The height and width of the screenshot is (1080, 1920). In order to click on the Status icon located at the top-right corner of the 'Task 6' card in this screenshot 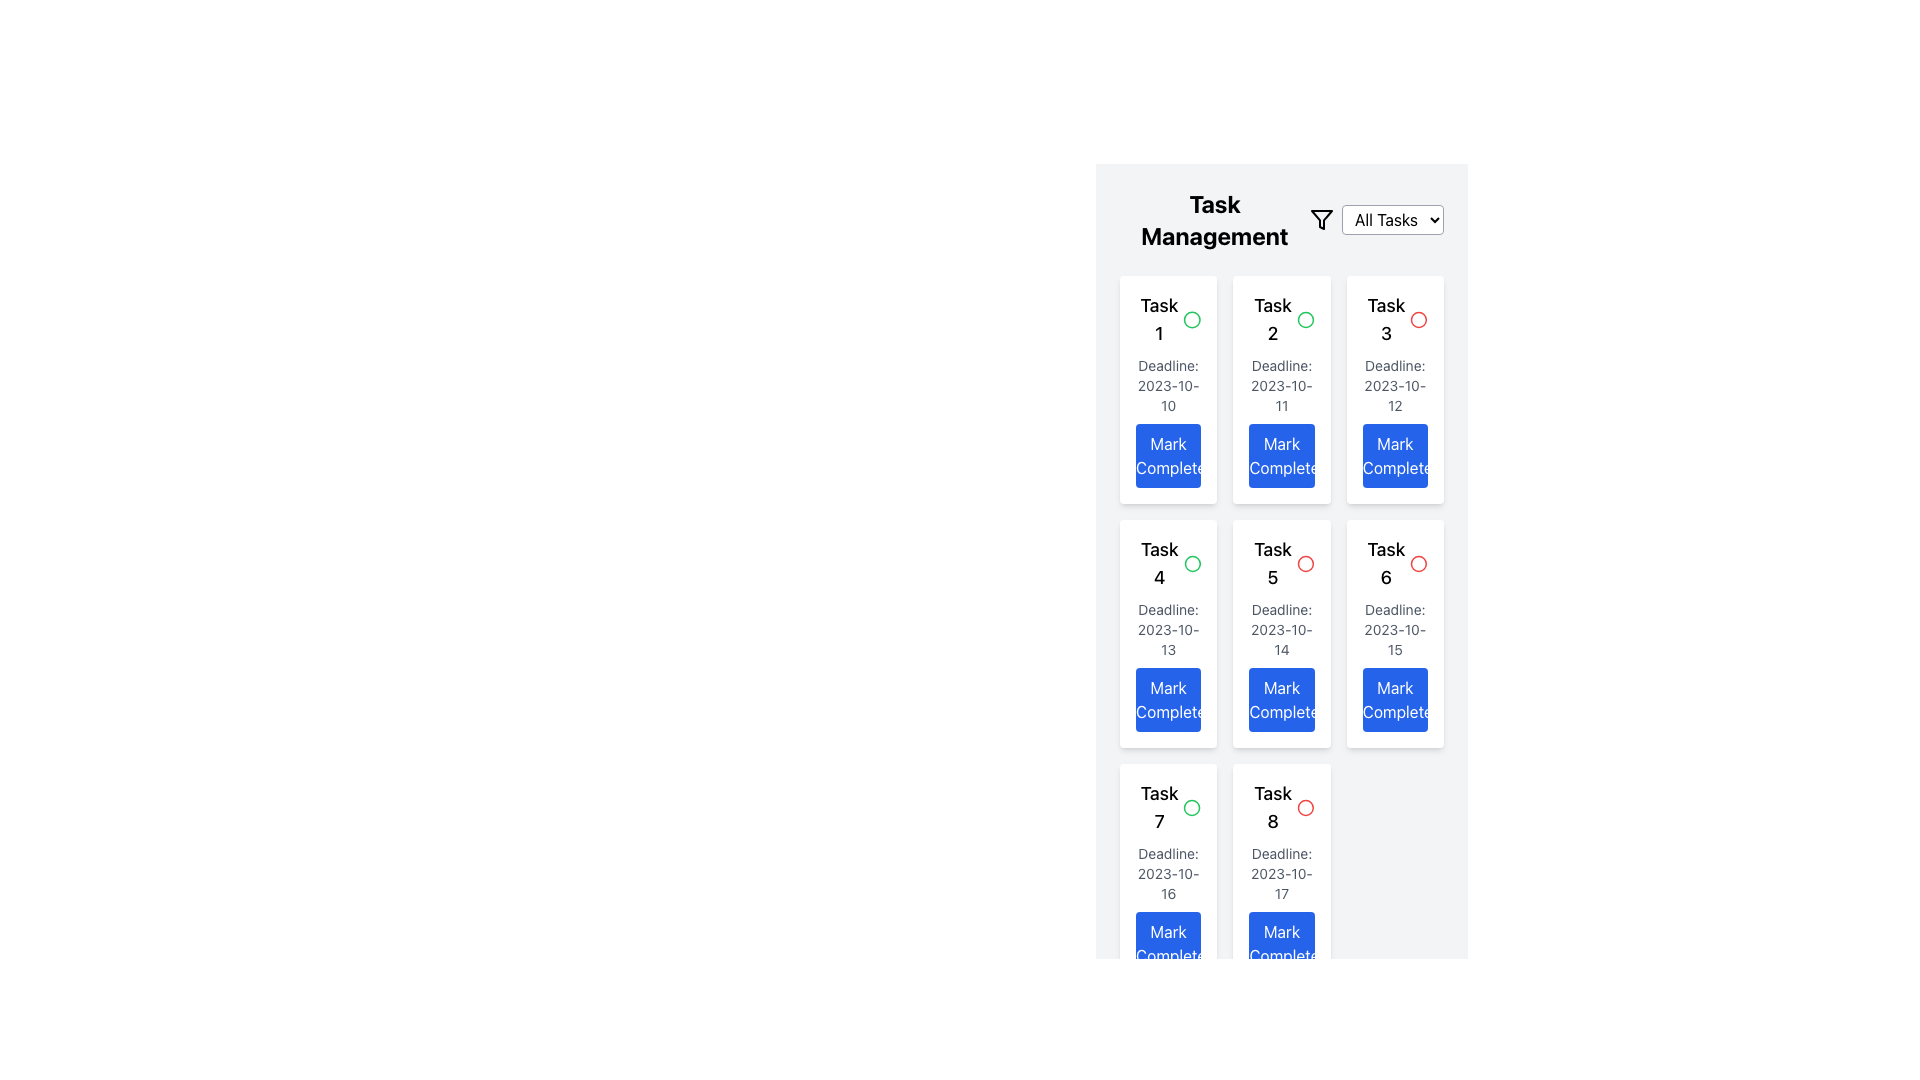, I will do `click(1418, 563)`.